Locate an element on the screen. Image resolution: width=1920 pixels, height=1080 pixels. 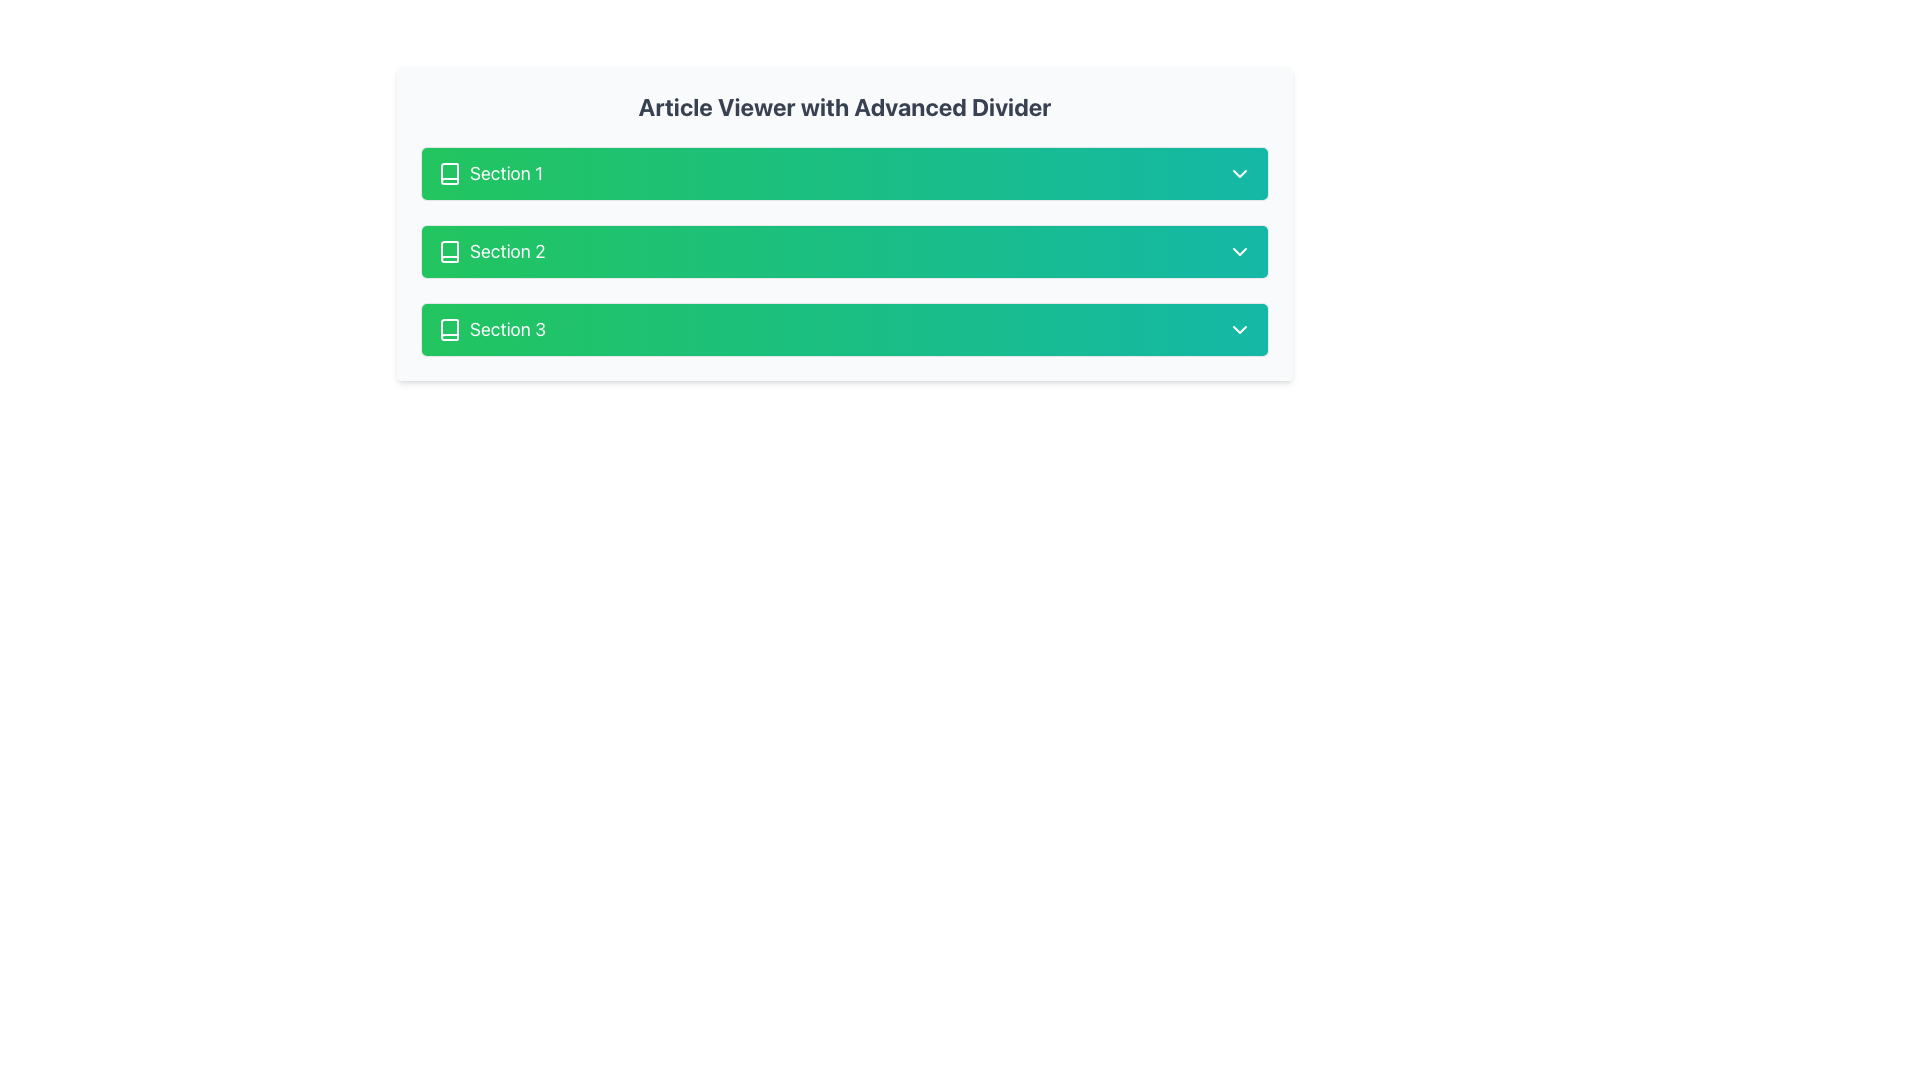
the graphical icon representing the book for Section 2, located on the left side of the section row is located at coordinates (449, 250).